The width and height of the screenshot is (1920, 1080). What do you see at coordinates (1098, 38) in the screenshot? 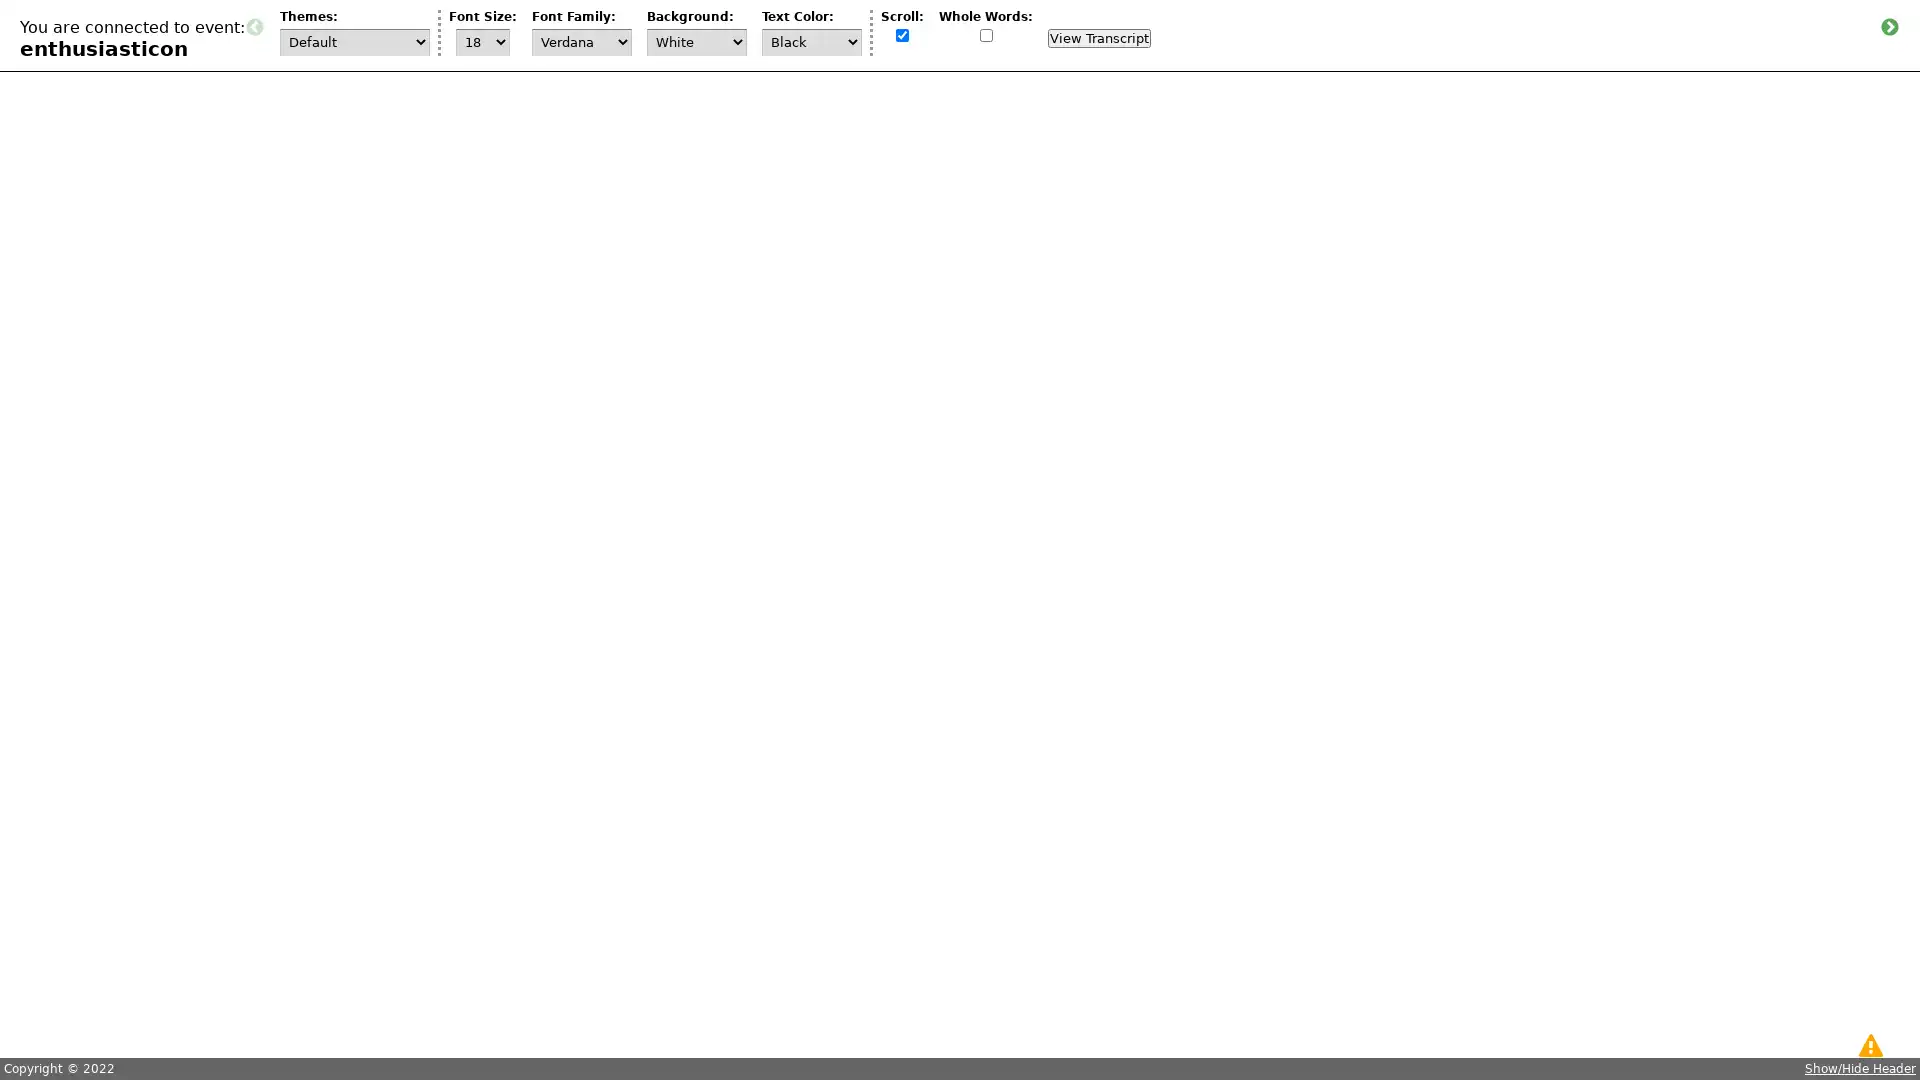
I see `View Transcript` at bounding box center [1098, 38].